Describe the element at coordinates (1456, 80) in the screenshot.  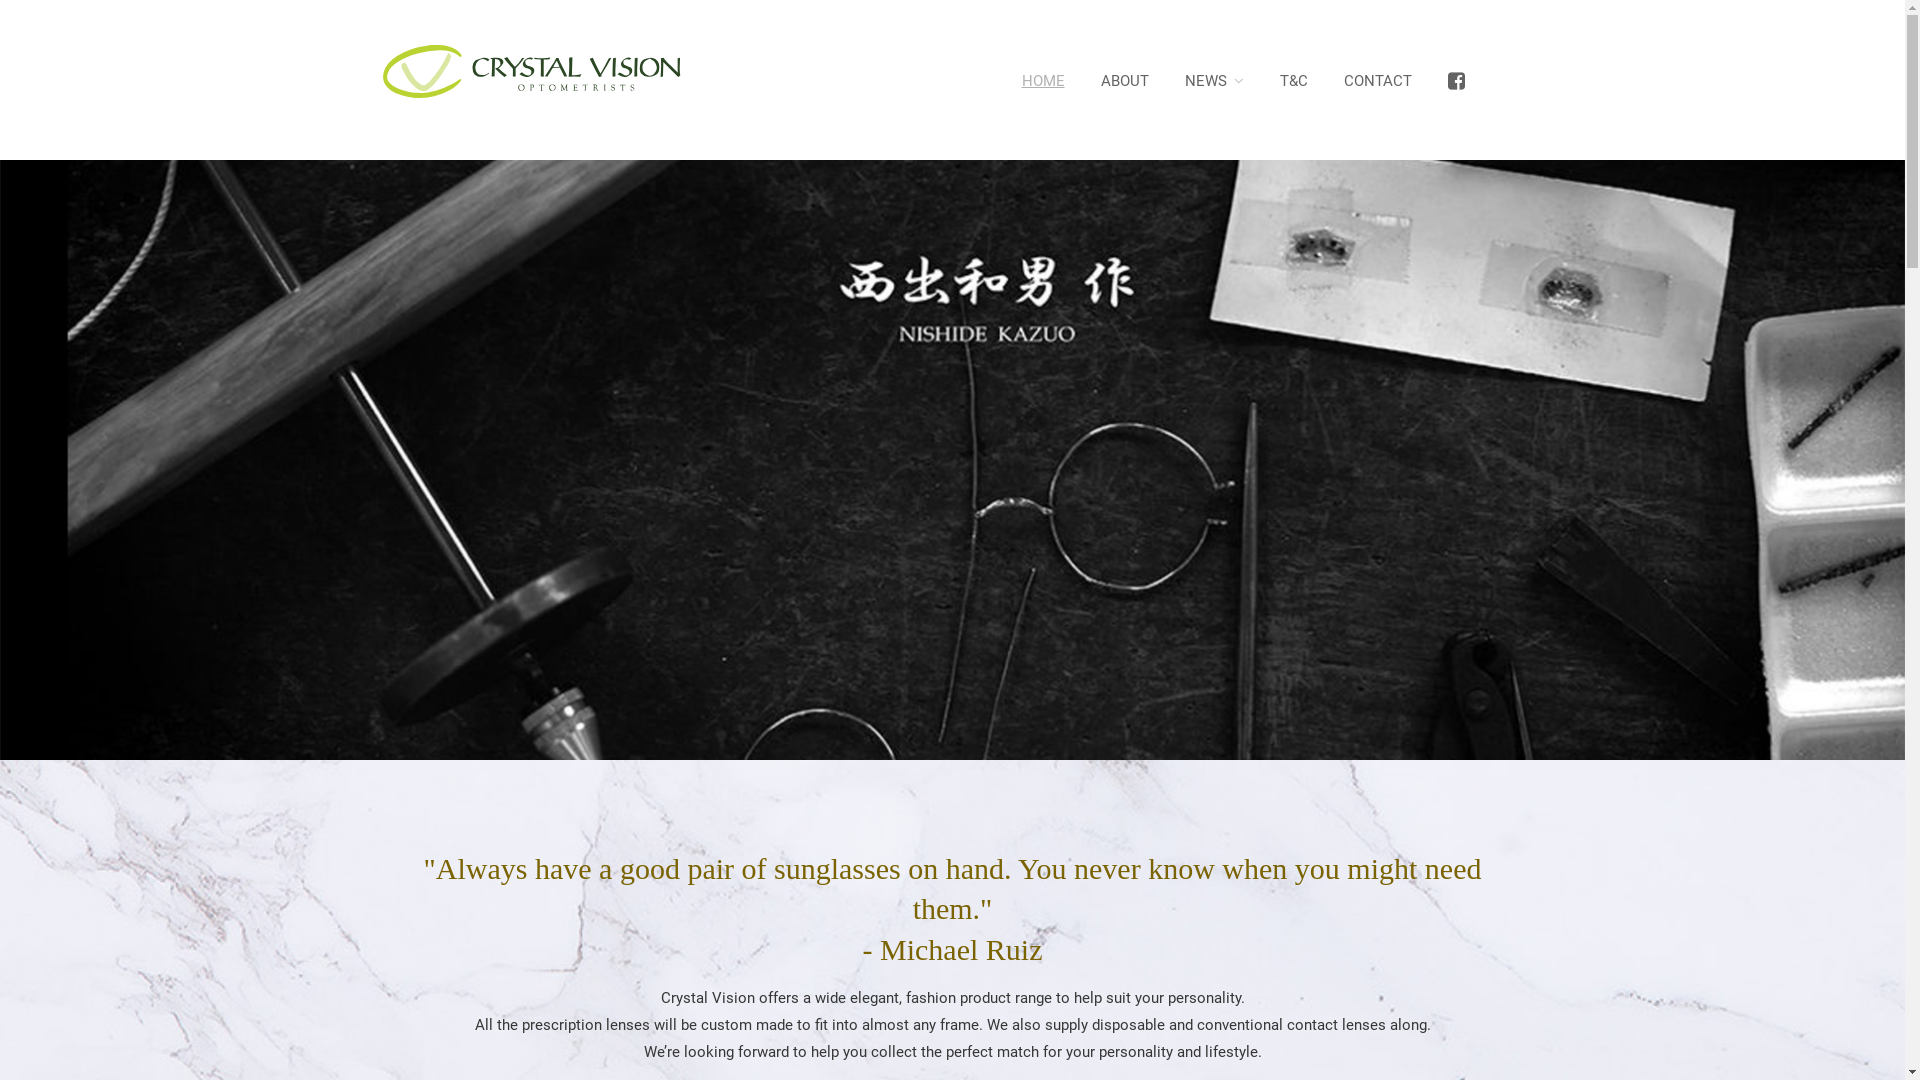
I see `'<i class="fa fa-facebook-square fa-lg"></i>'` at that location.